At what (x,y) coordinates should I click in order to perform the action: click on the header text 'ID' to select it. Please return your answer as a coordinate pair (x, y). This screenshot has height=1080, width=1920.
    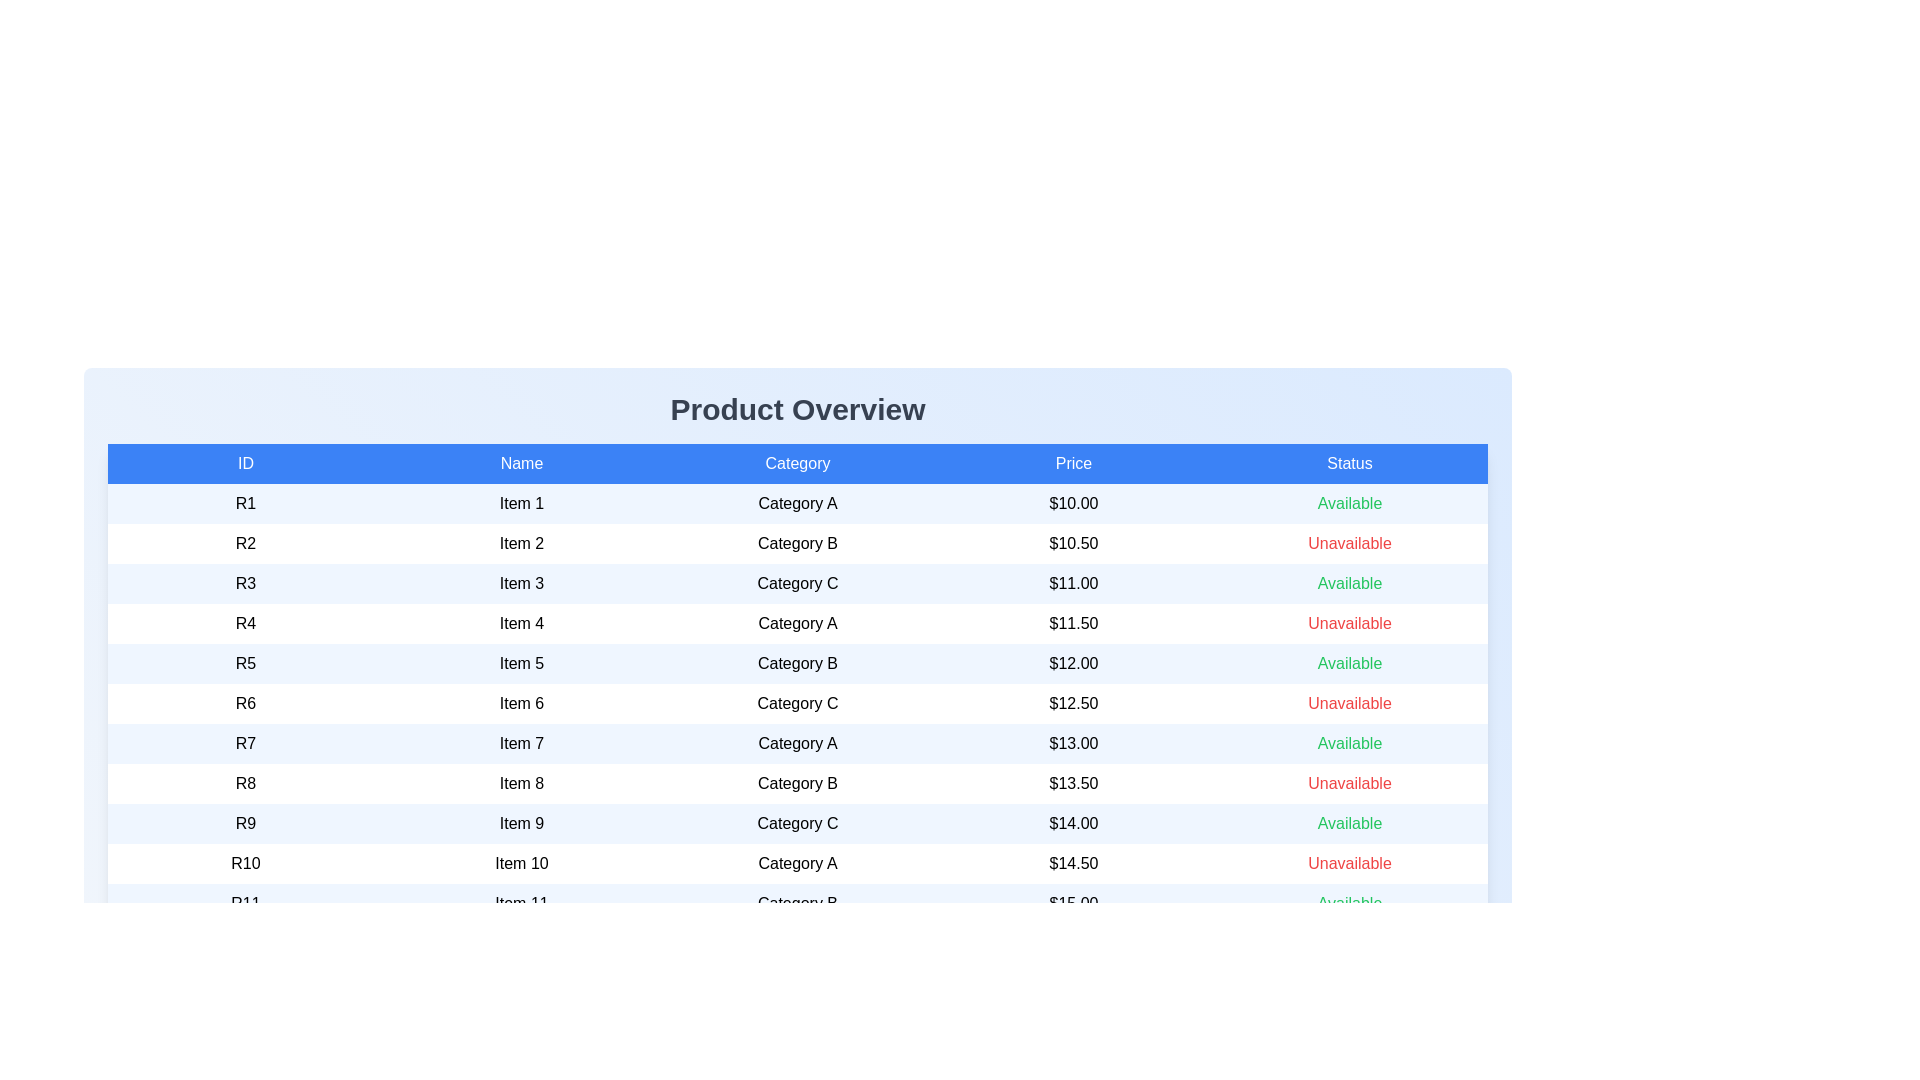
    Looking at the image, I should click on (244, 463).